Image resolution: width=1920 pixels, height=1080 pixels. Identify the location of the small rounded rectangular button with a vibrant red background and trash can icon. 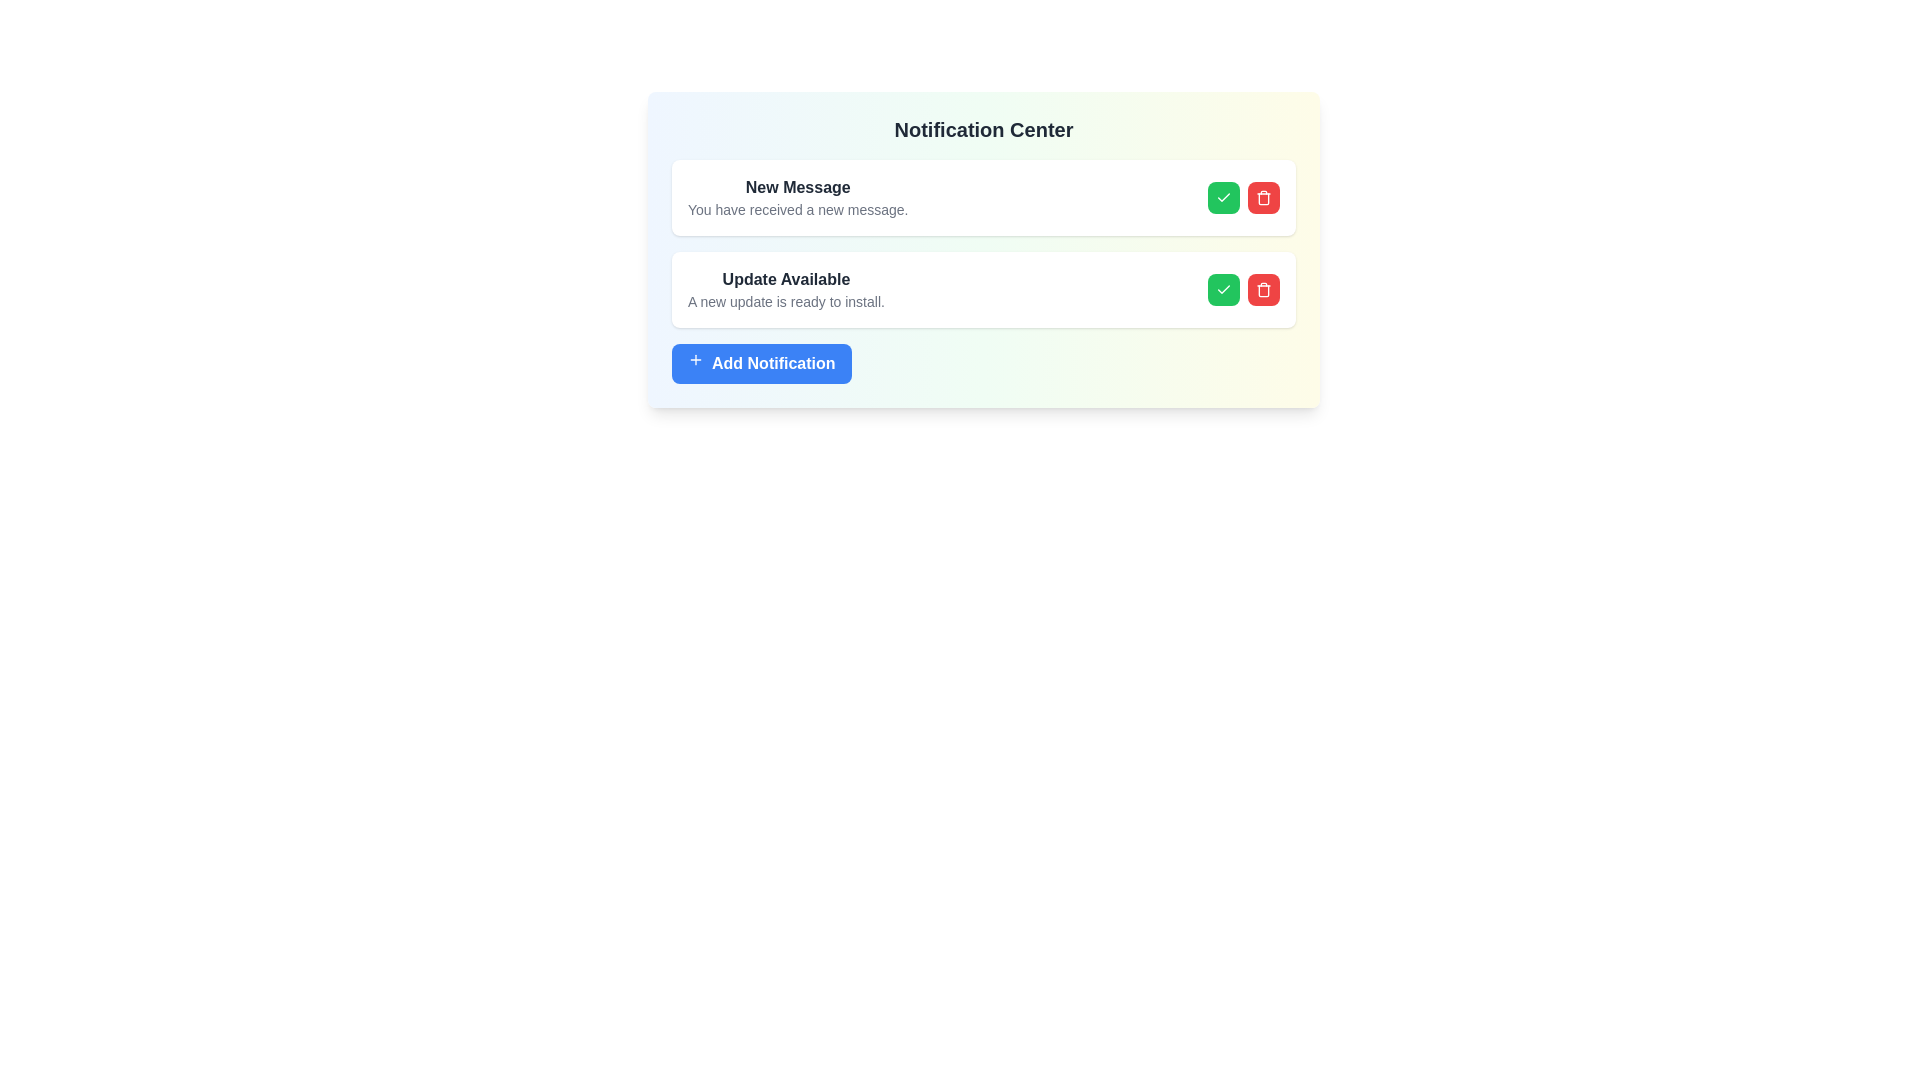
(1262, 197).